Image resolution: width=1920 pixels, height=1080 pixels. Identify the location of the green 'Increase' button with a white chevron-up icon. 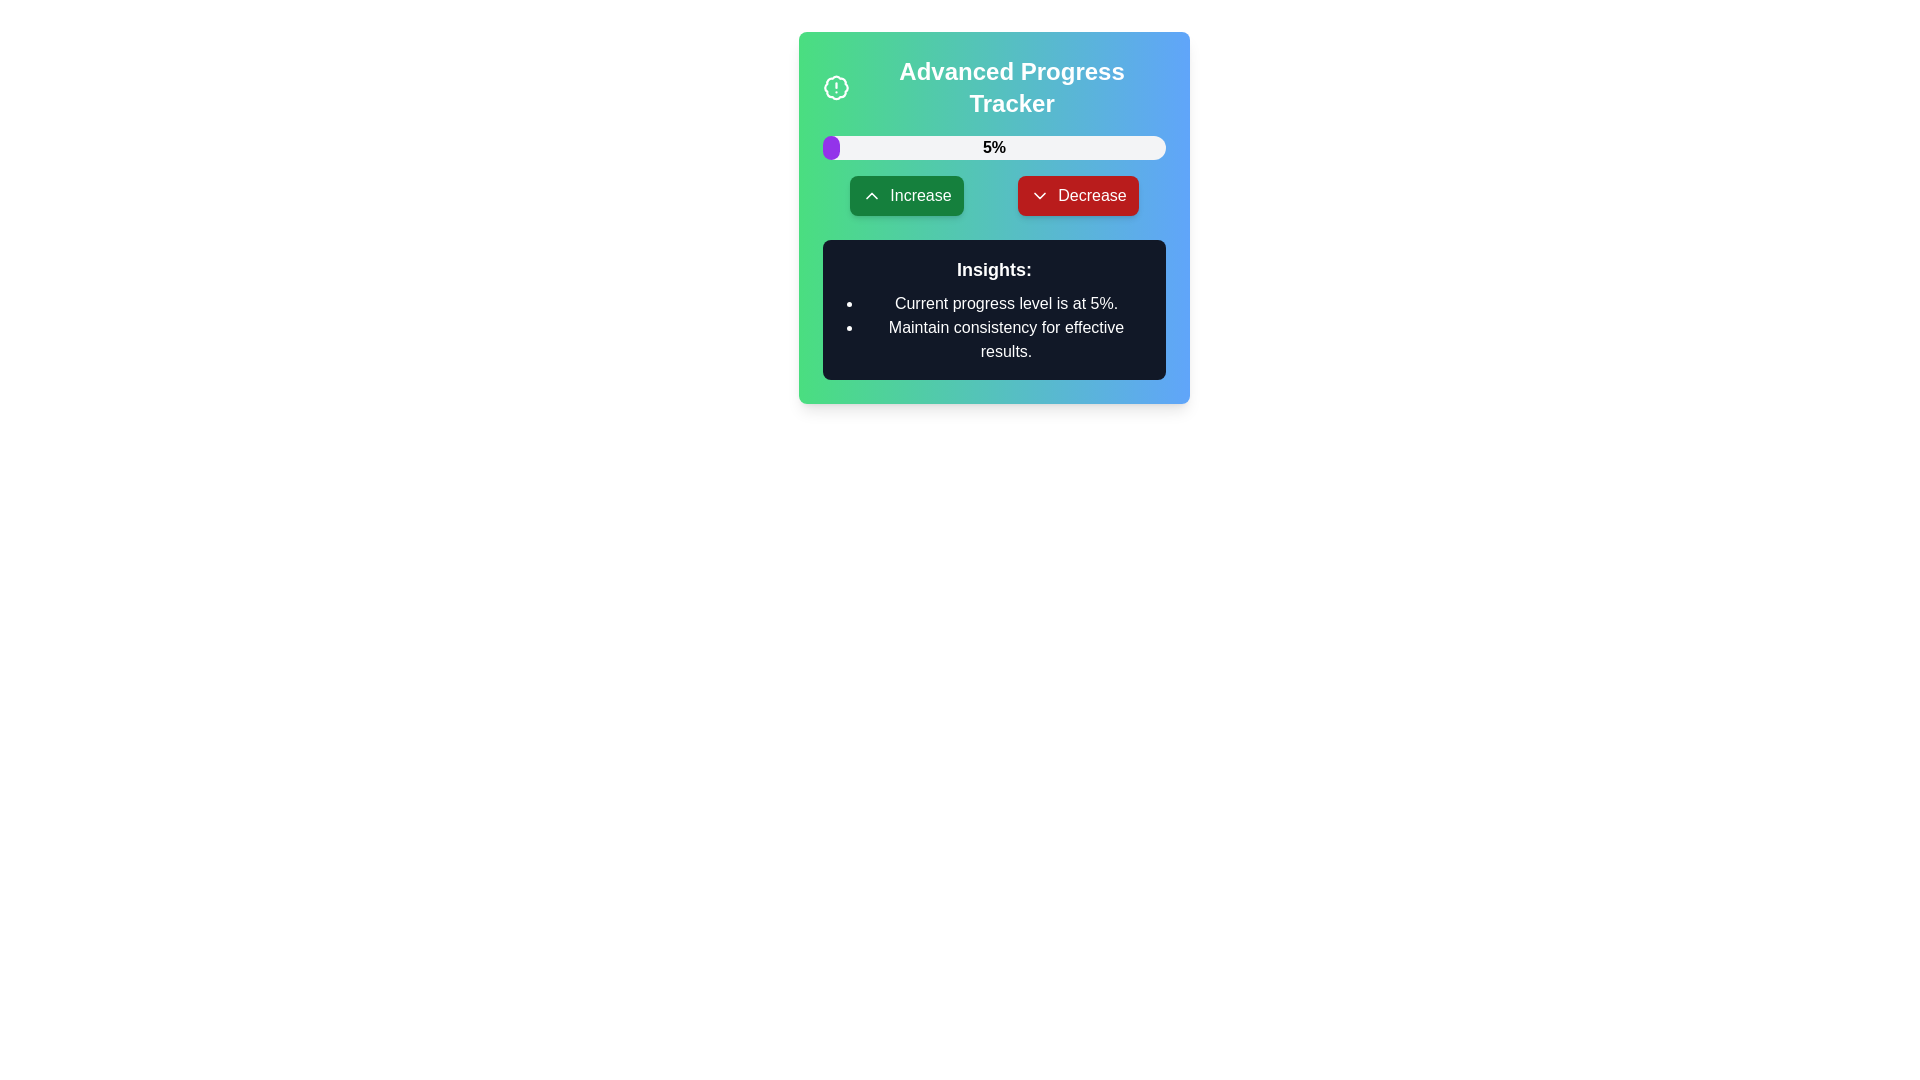
(906, 196).